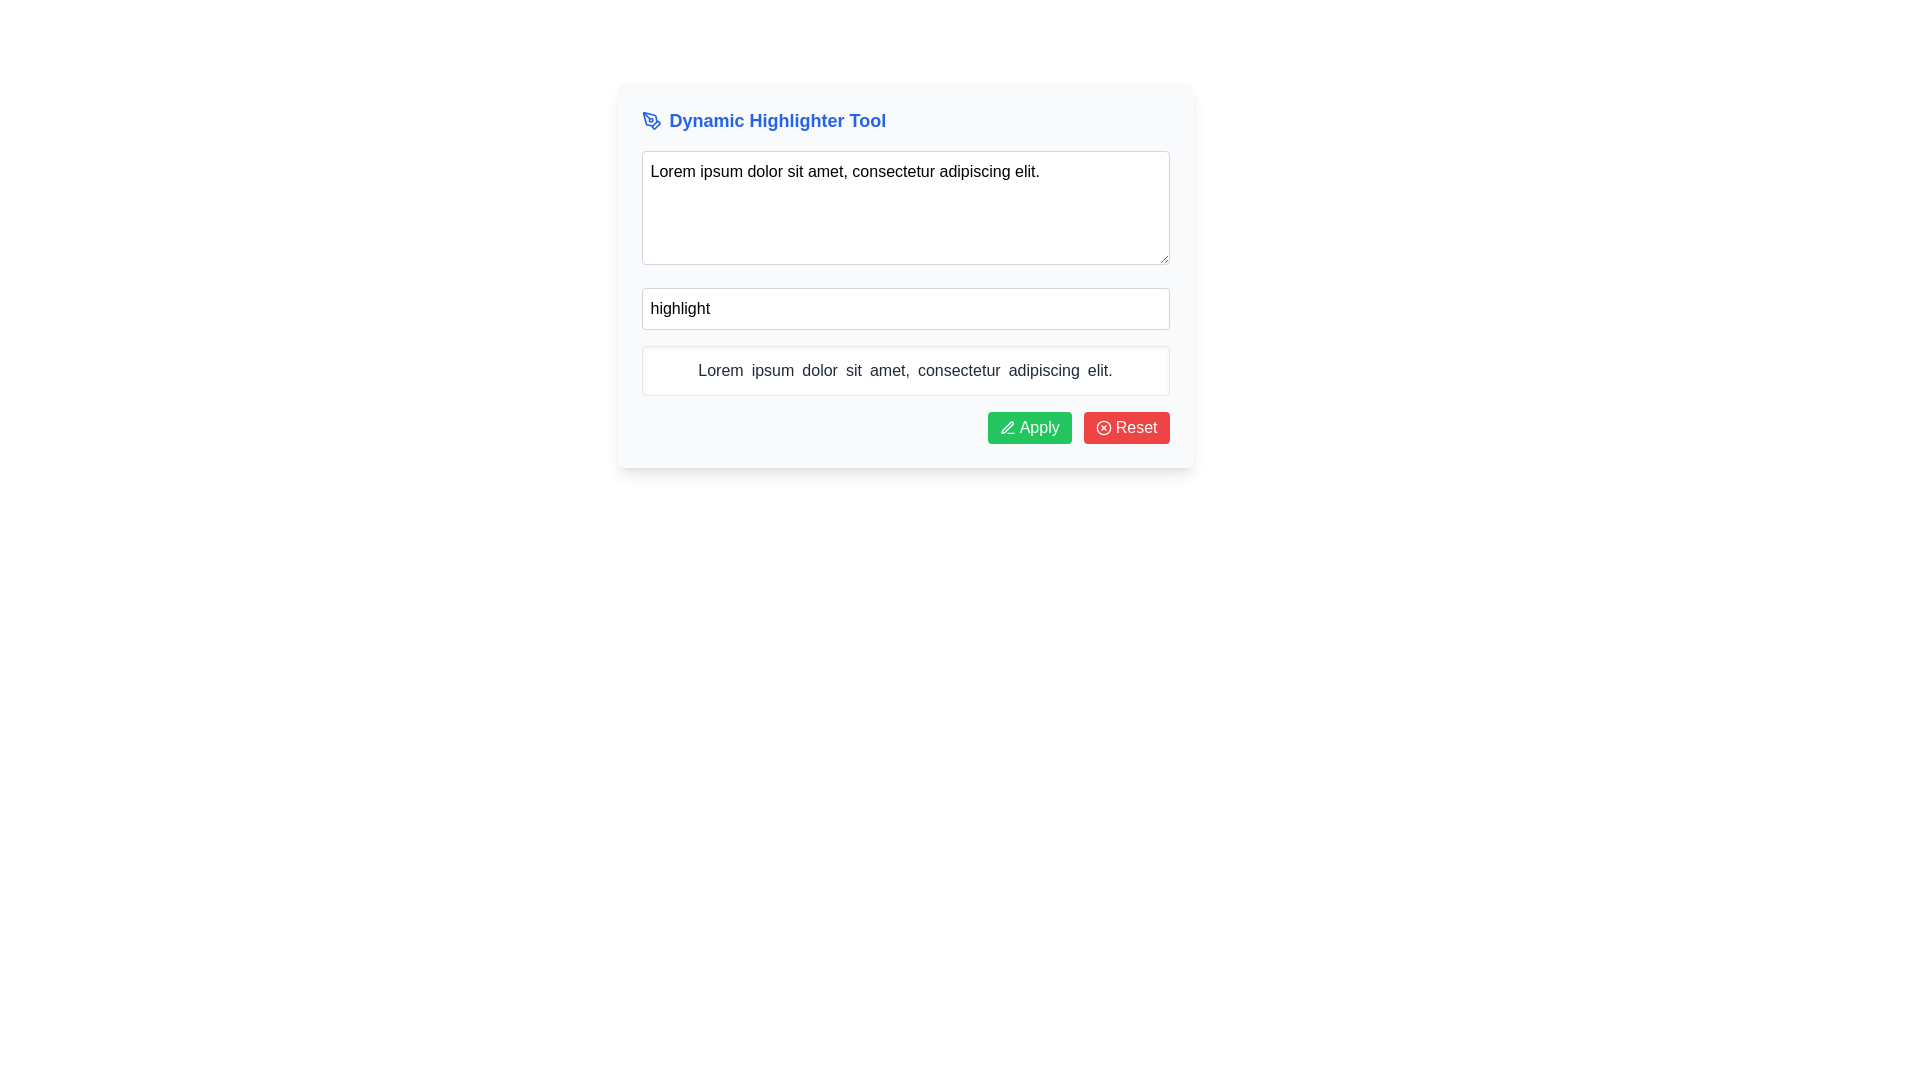  I want to click on the text element displaying the word 'sit', which is the fourth word in the sequence 'Lorem ipsum dolor sit amet, consectetur adipiscing elit.', so click(853, 370).